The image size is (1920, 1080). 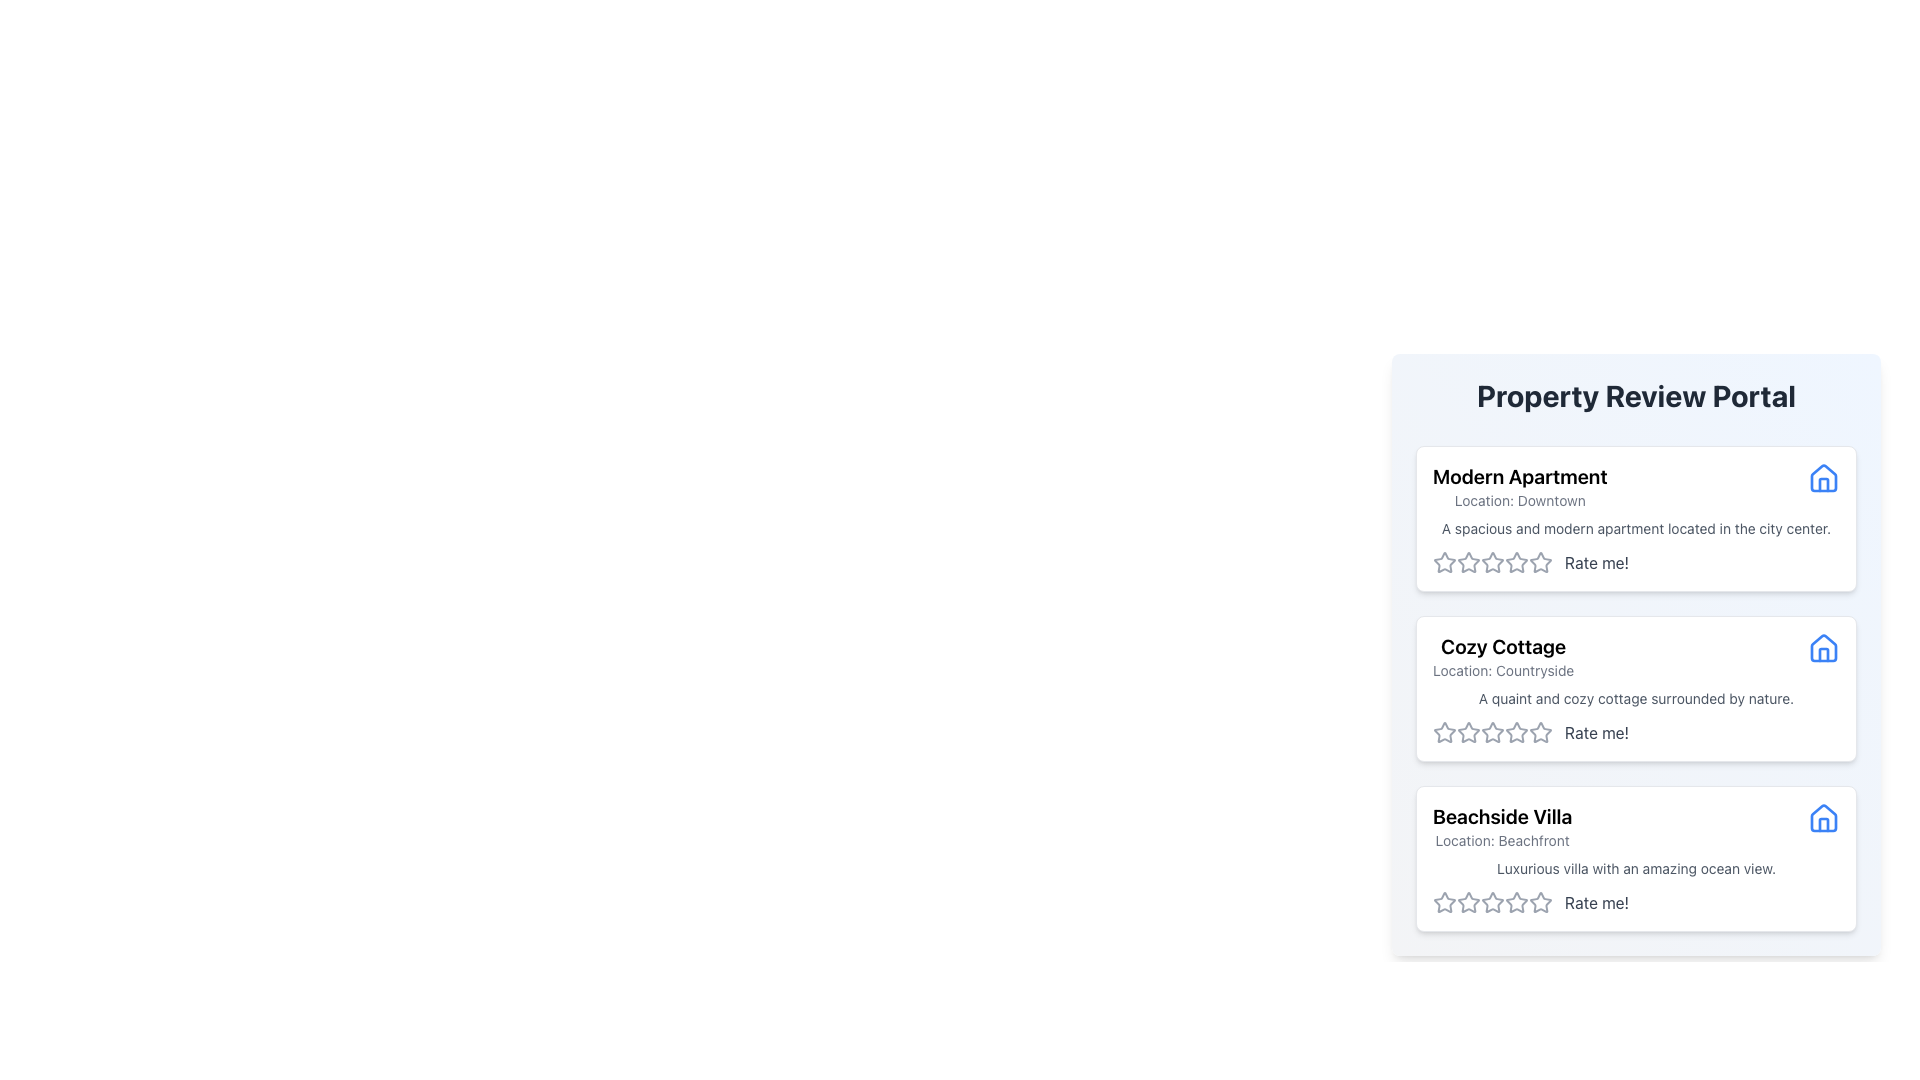 What do you see at coordinates (1539, 732) in the screenshot?
I see `the fourth rating star in the sequence of five stars below the 'Cozy Cottage' text to indicate a rating` at bounding box center [1539, 732].